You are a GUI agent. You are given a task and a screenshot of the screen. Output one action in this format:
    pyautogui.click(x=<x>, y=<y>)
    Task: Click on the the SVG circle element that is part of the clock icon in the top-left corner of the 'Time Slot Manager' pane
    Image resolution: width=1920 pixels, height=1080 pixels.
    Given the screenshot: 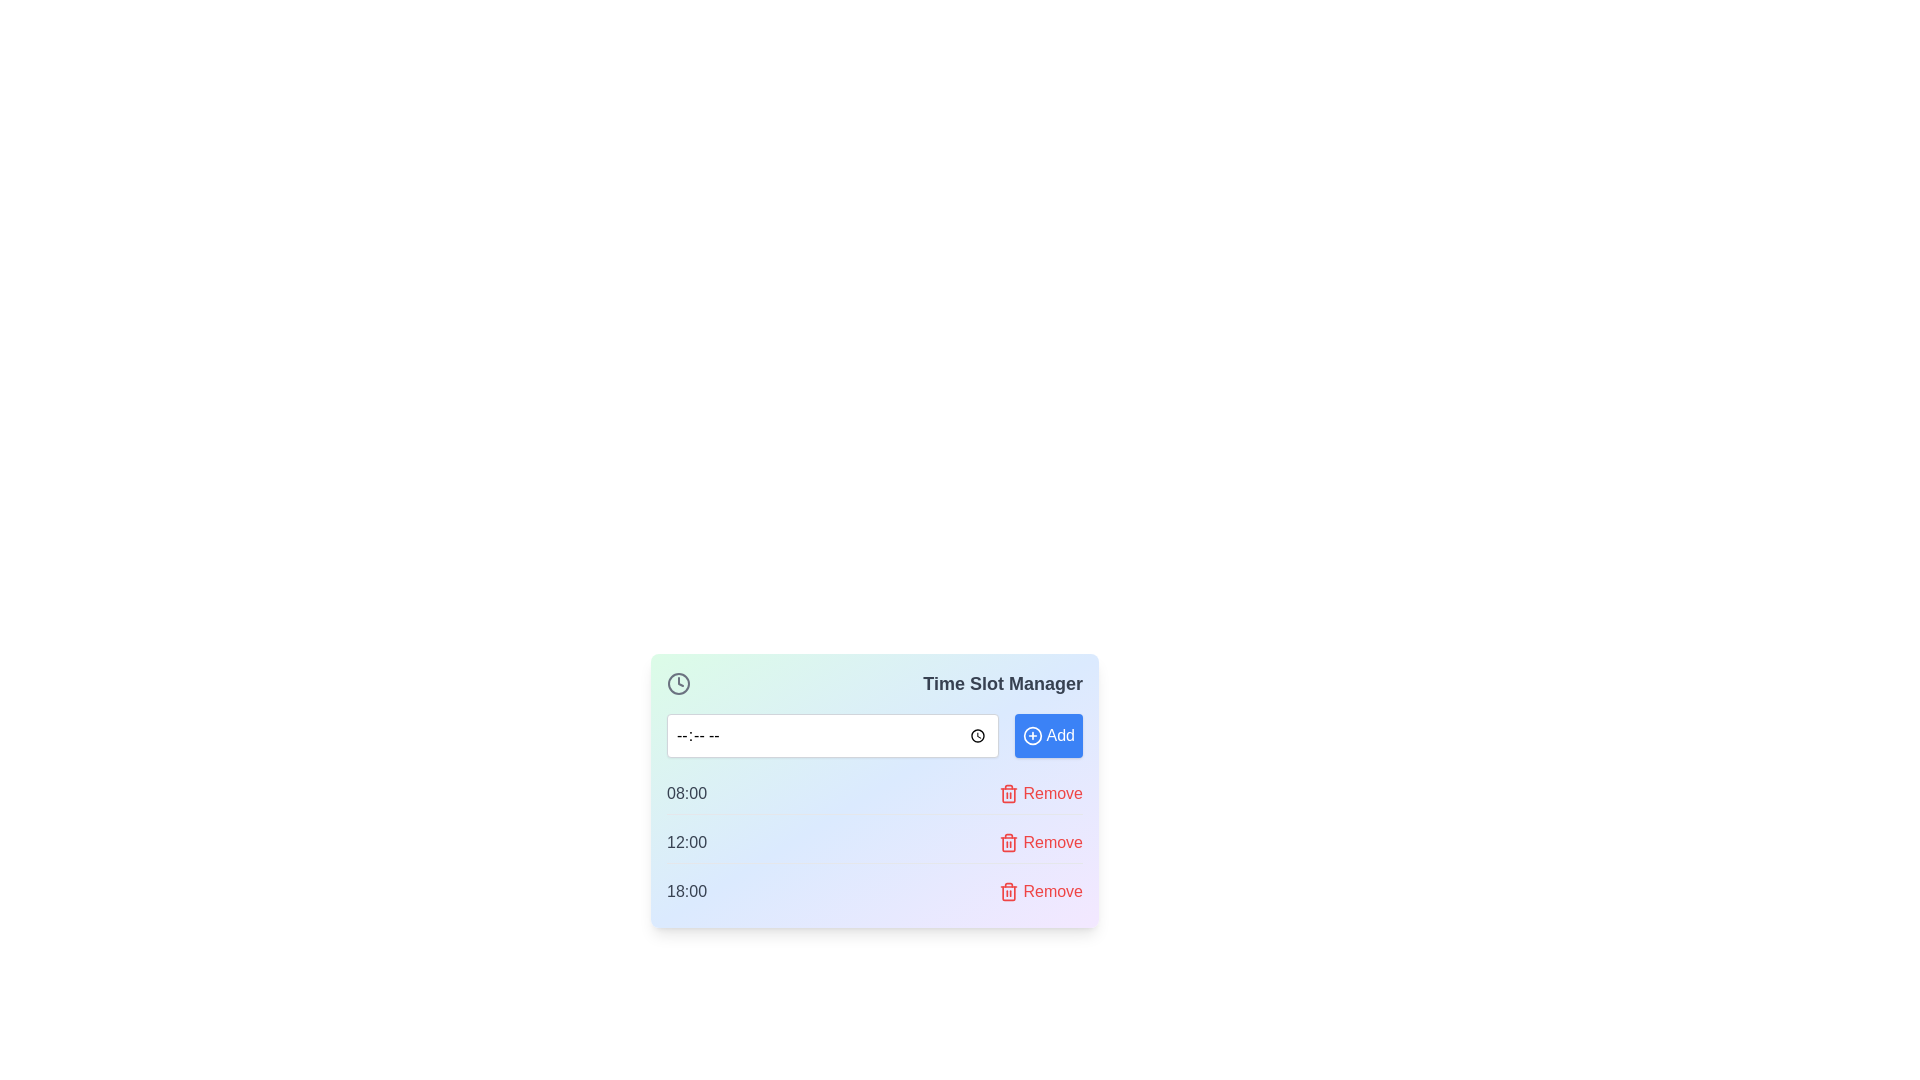 What is the action you would take?
    pyautogui.click(x=678, y=682)
    